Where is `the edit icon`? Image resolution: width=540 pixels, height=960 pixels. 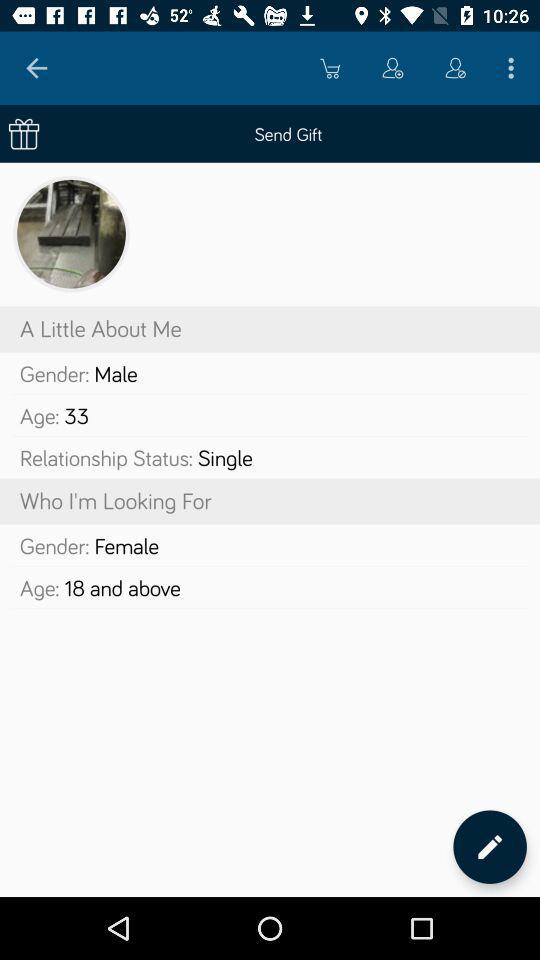
the edit icon is located at coordinates (489, 846).